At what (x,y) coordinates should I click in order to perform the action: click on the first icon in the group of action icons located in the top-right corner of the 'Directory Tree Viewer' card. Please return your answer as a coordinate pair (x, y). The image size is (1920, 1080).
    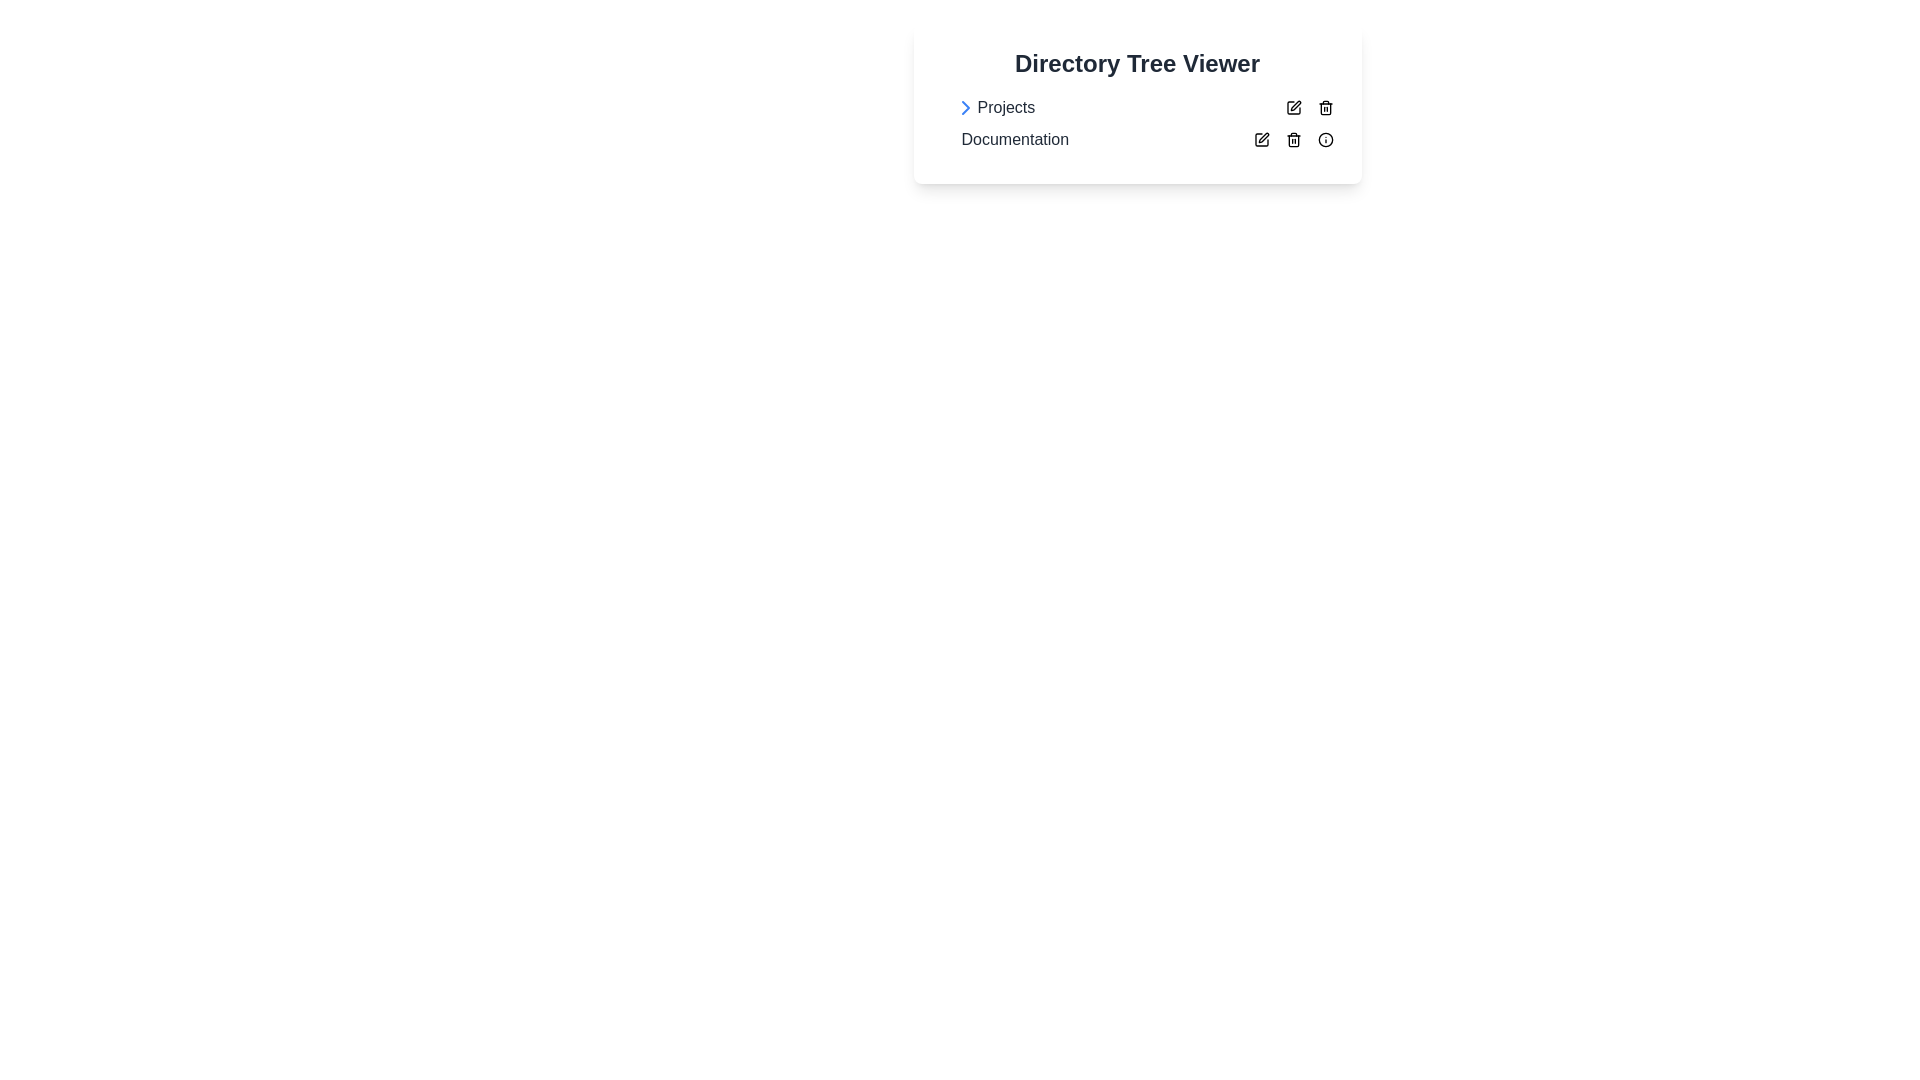
    Looking at the image, I should click on (1293, 108).